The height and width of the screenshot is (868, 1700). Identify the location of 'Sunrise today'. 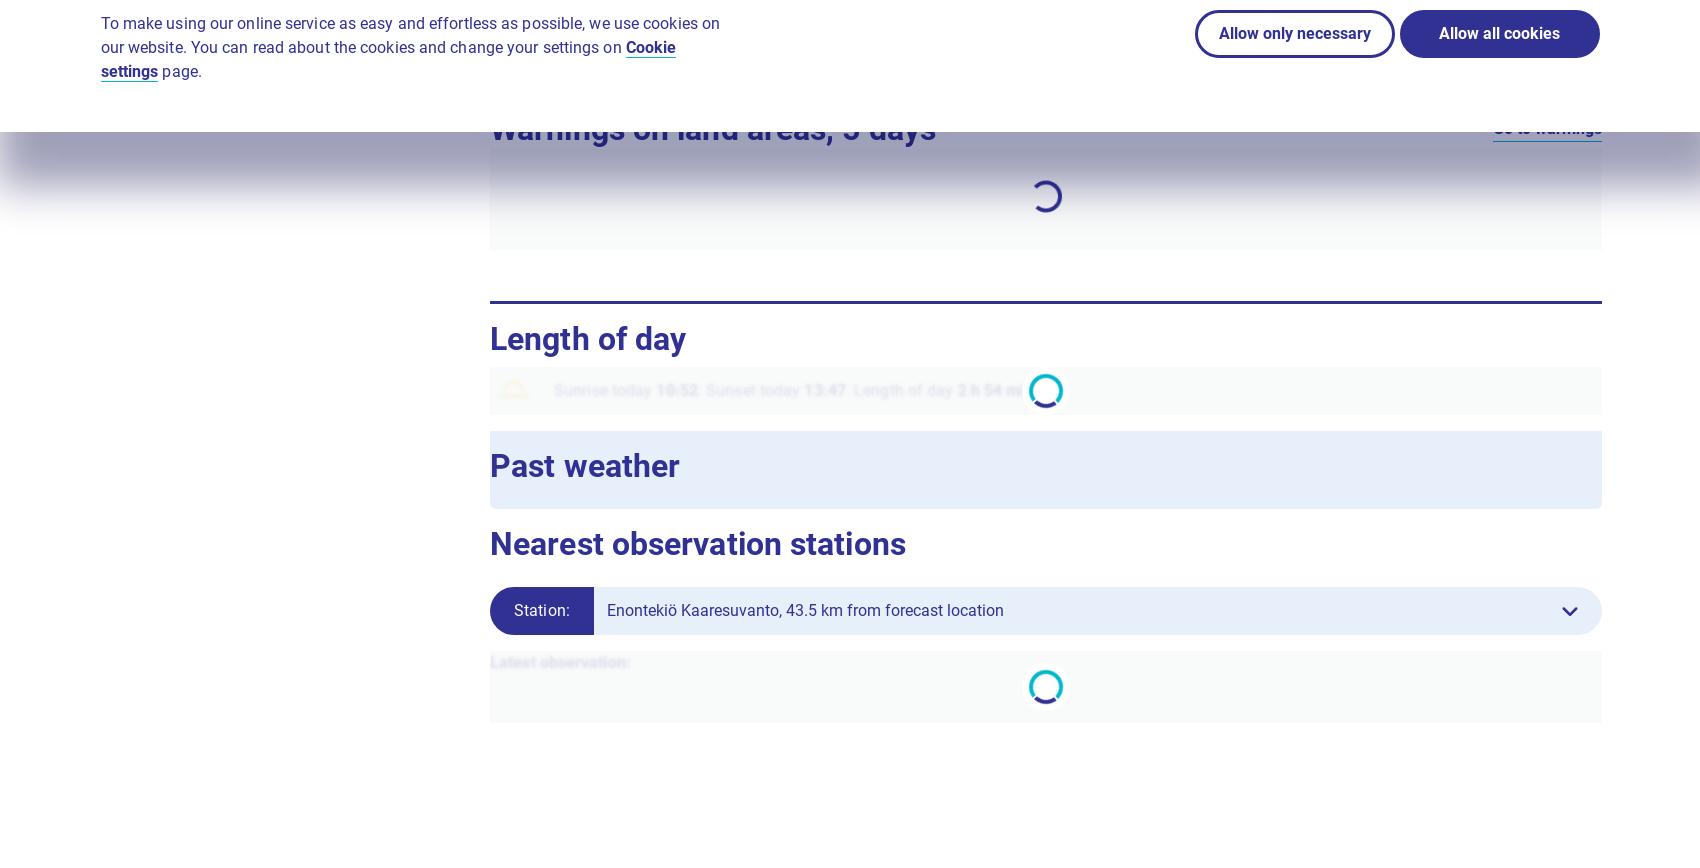
(553, 403).